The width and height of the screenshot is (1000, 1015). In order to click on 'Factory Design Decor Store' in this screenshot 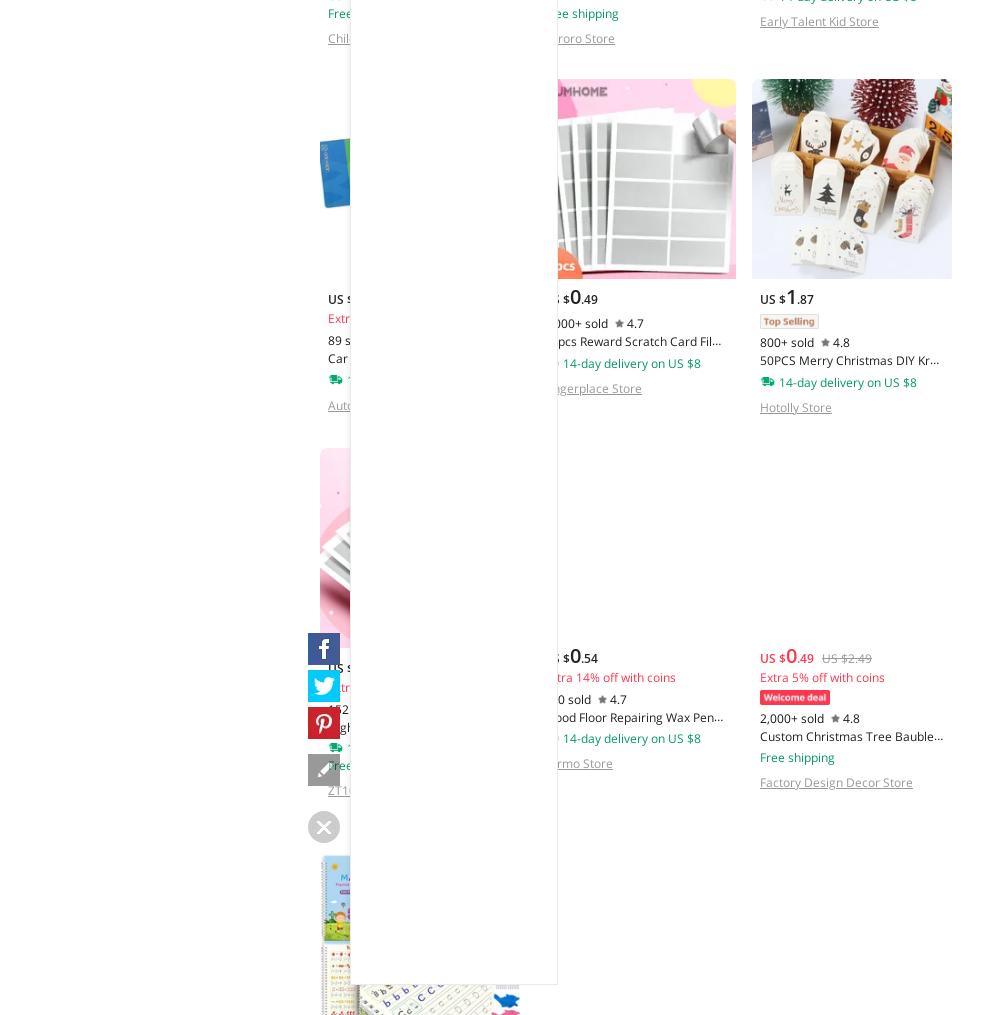, I will do `click(834, 781)`.